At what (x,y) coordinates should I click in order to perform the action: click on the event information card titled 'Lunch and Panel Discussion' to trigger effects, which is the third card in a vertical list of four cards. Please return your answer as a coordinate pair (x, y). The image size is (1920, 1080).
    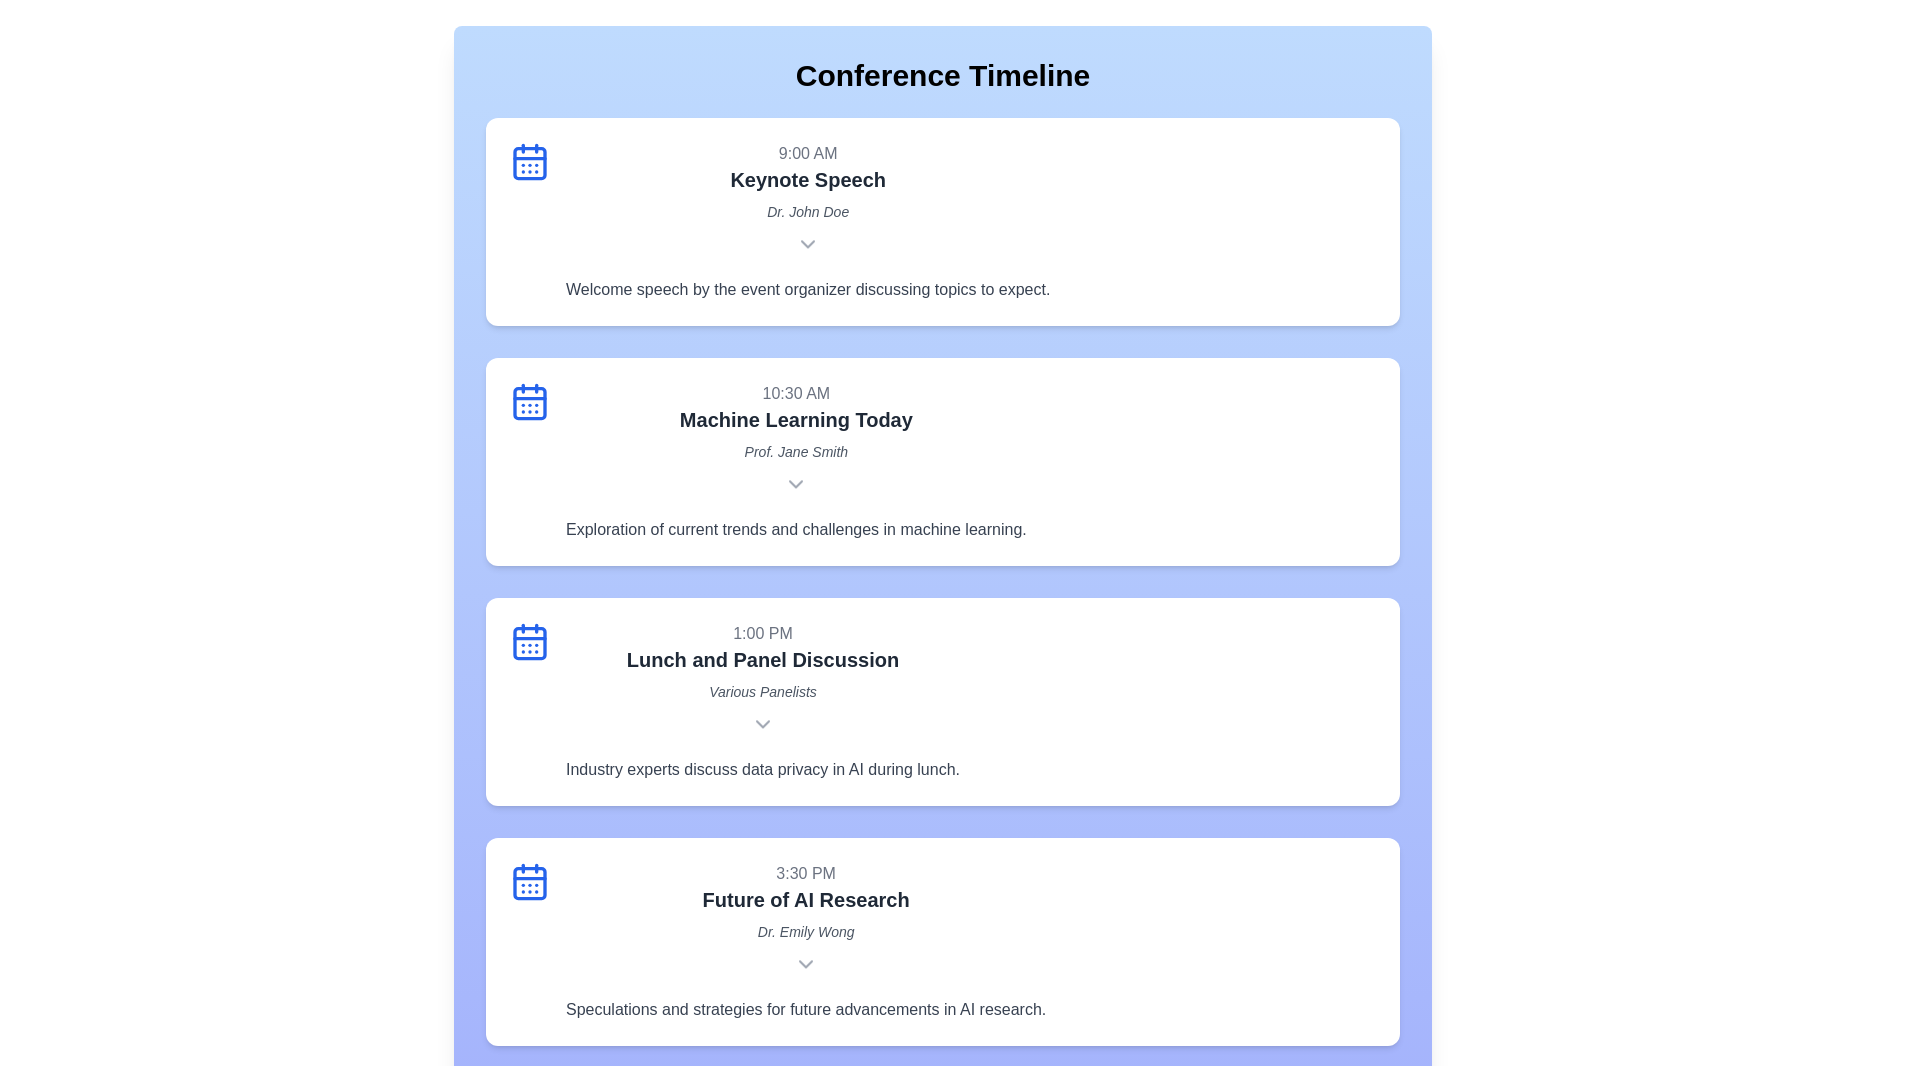
    Looking at the image, I should click on (941, 701).